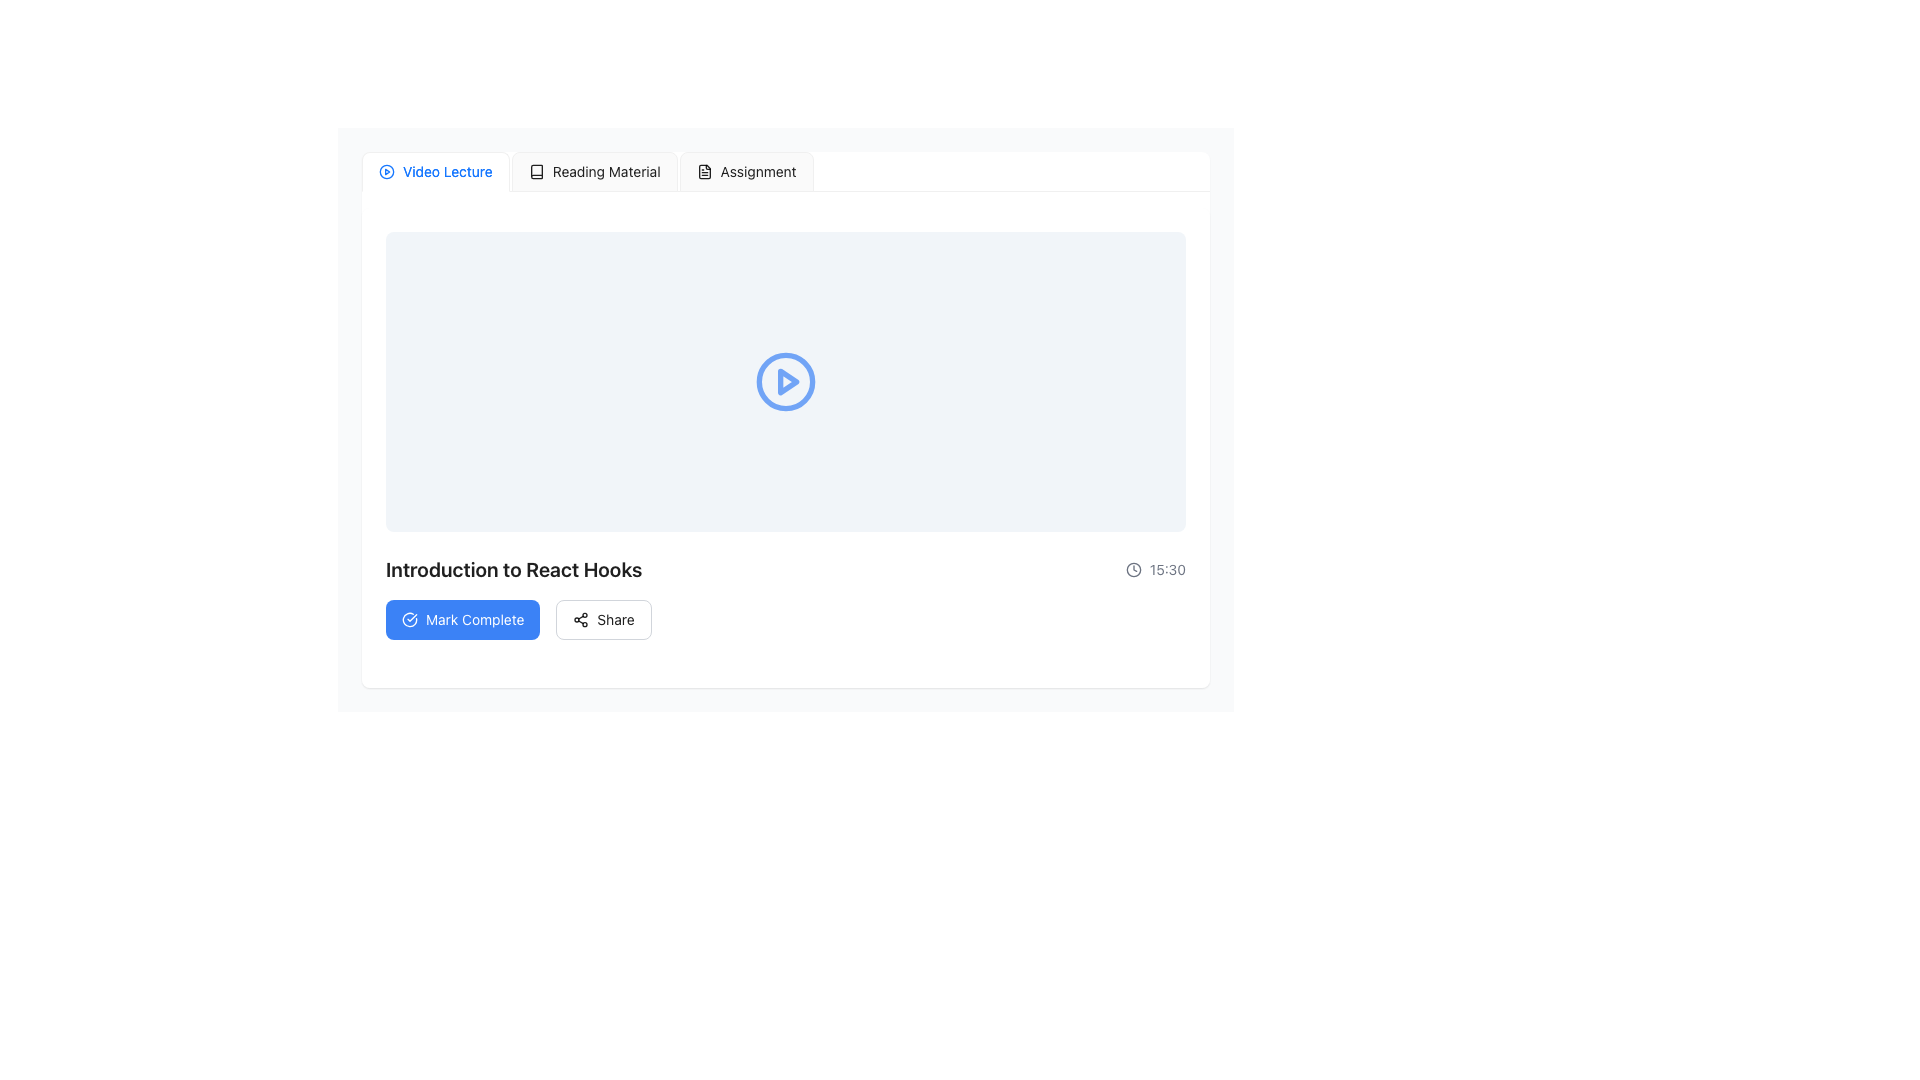  Describe the element at coordinates (785, 171) in the screenshot. I see `the 'Video Lecture' tab in the Tablist` at that location.